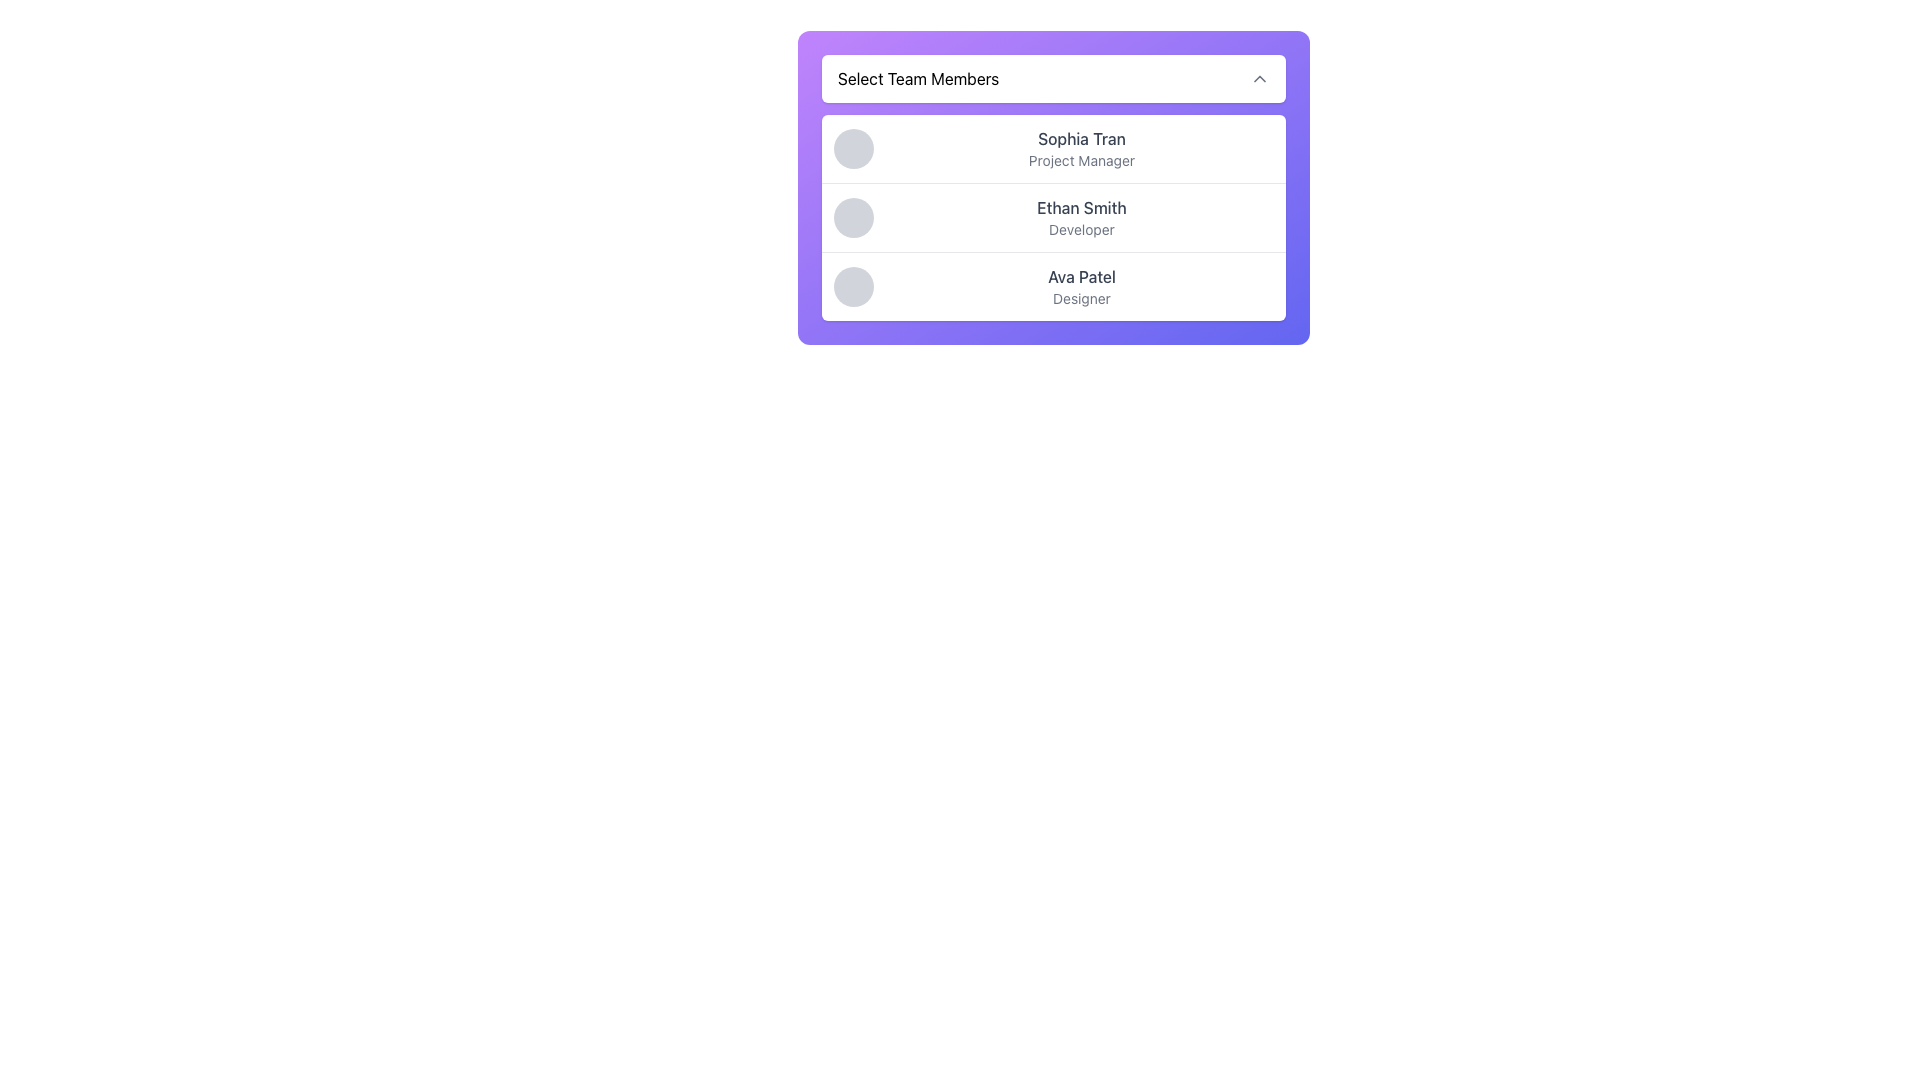  What do you see at coordinates (1080, 208) in the screenshot?
I see `the text label displaying 'Ethan Smith', which is the second entry in the list under 'Select Team Members'` at bounding box center [1080, 208].